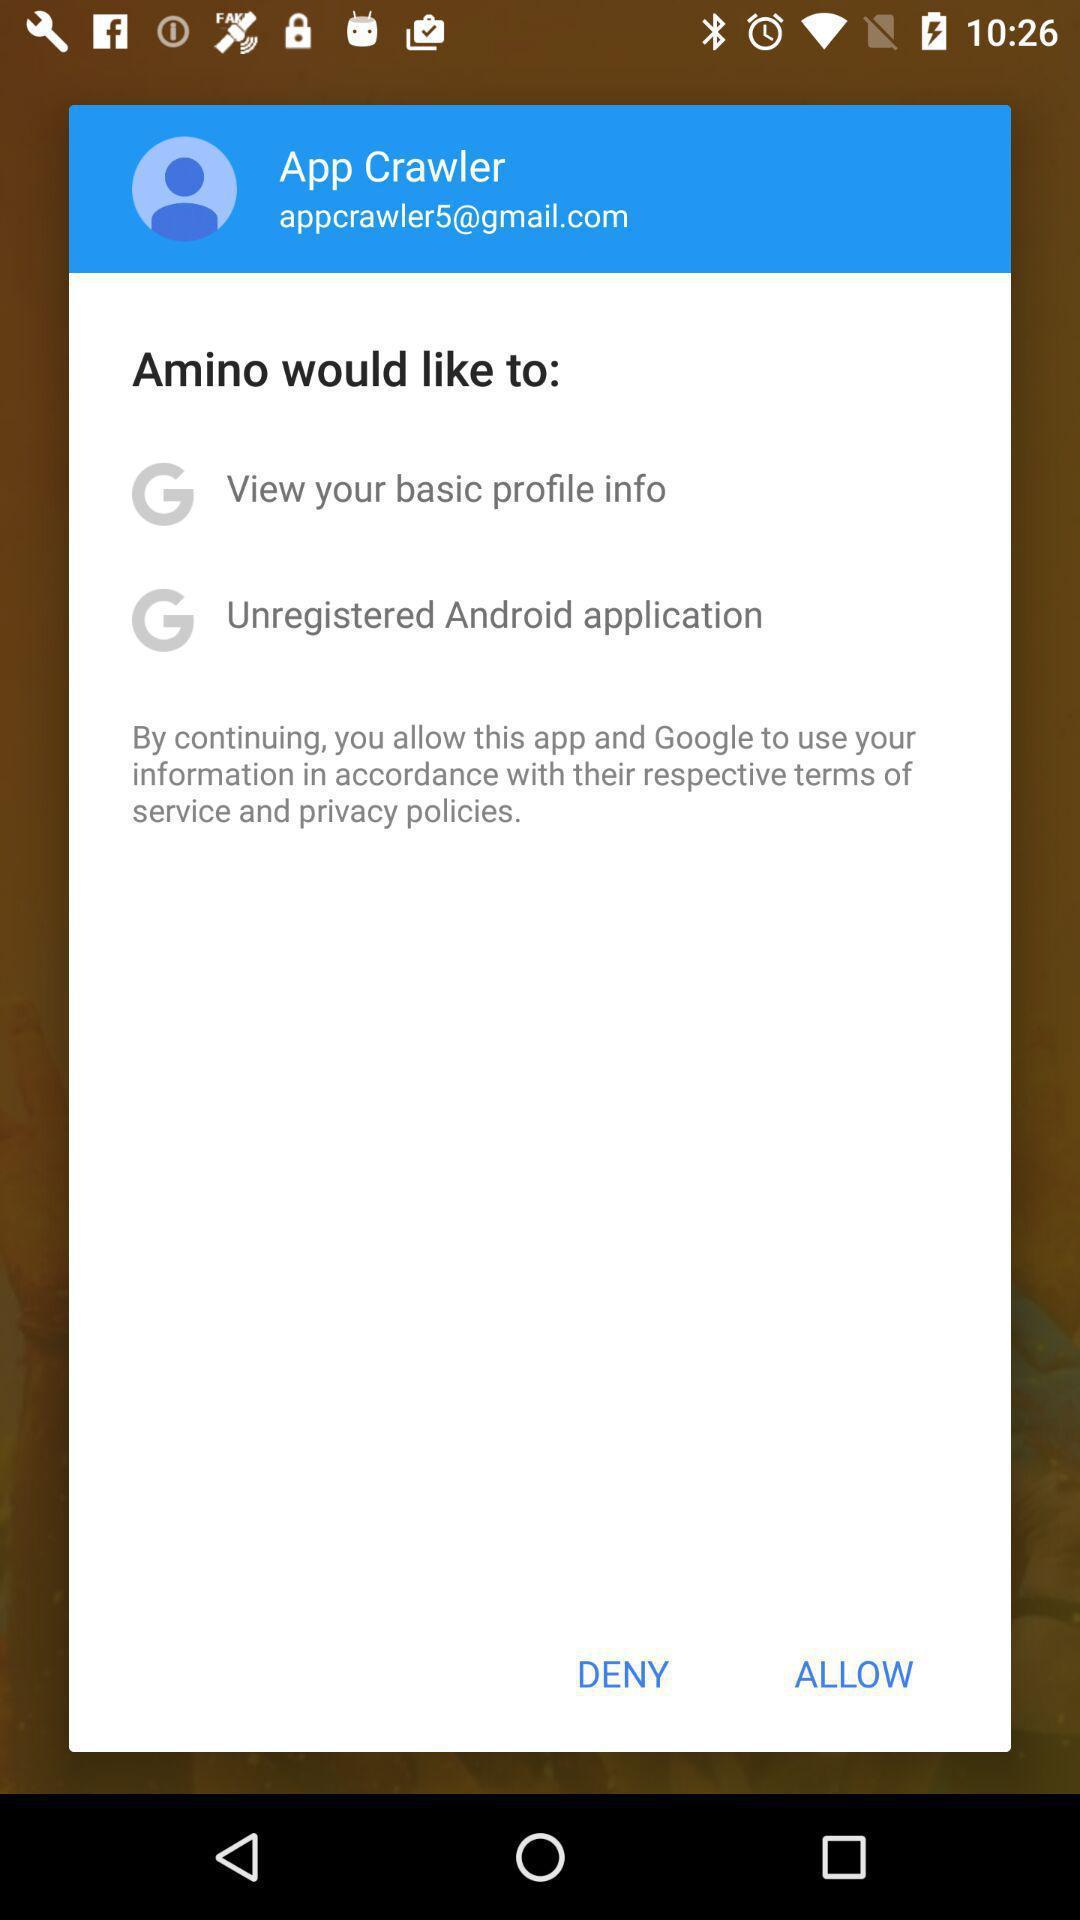  What do you see at coordinates (184, 188) in the screenshot?
I see `the icon next to app crawler item` at bounding box center [184, 188].